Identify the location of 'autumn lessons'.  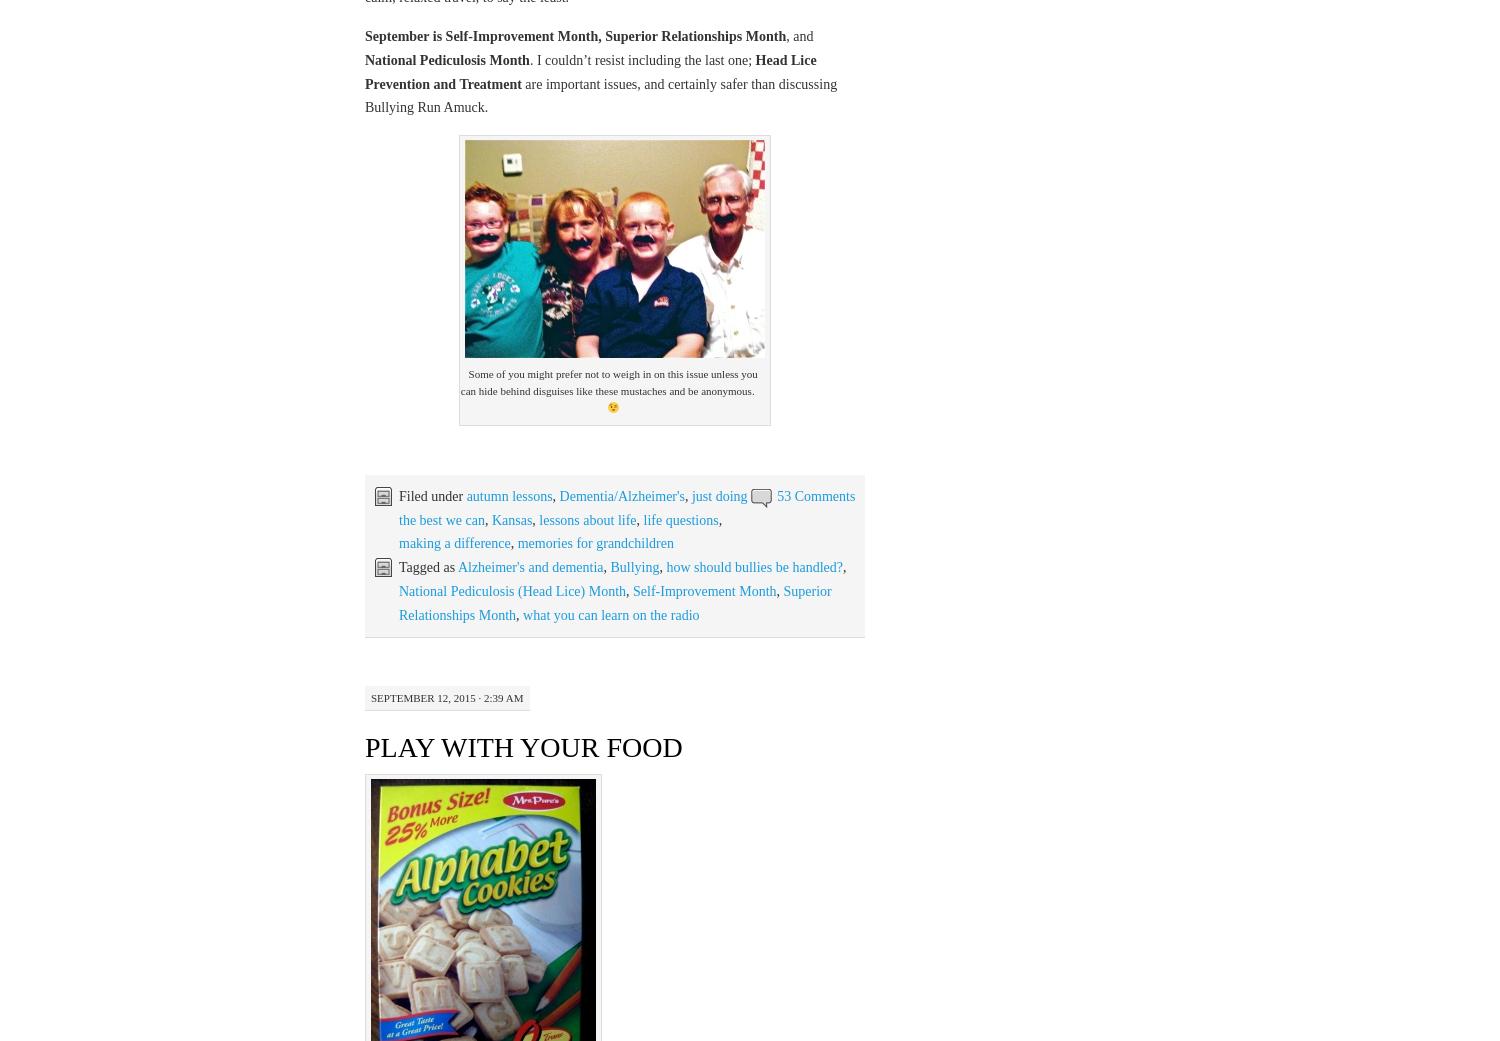
(508, 494).